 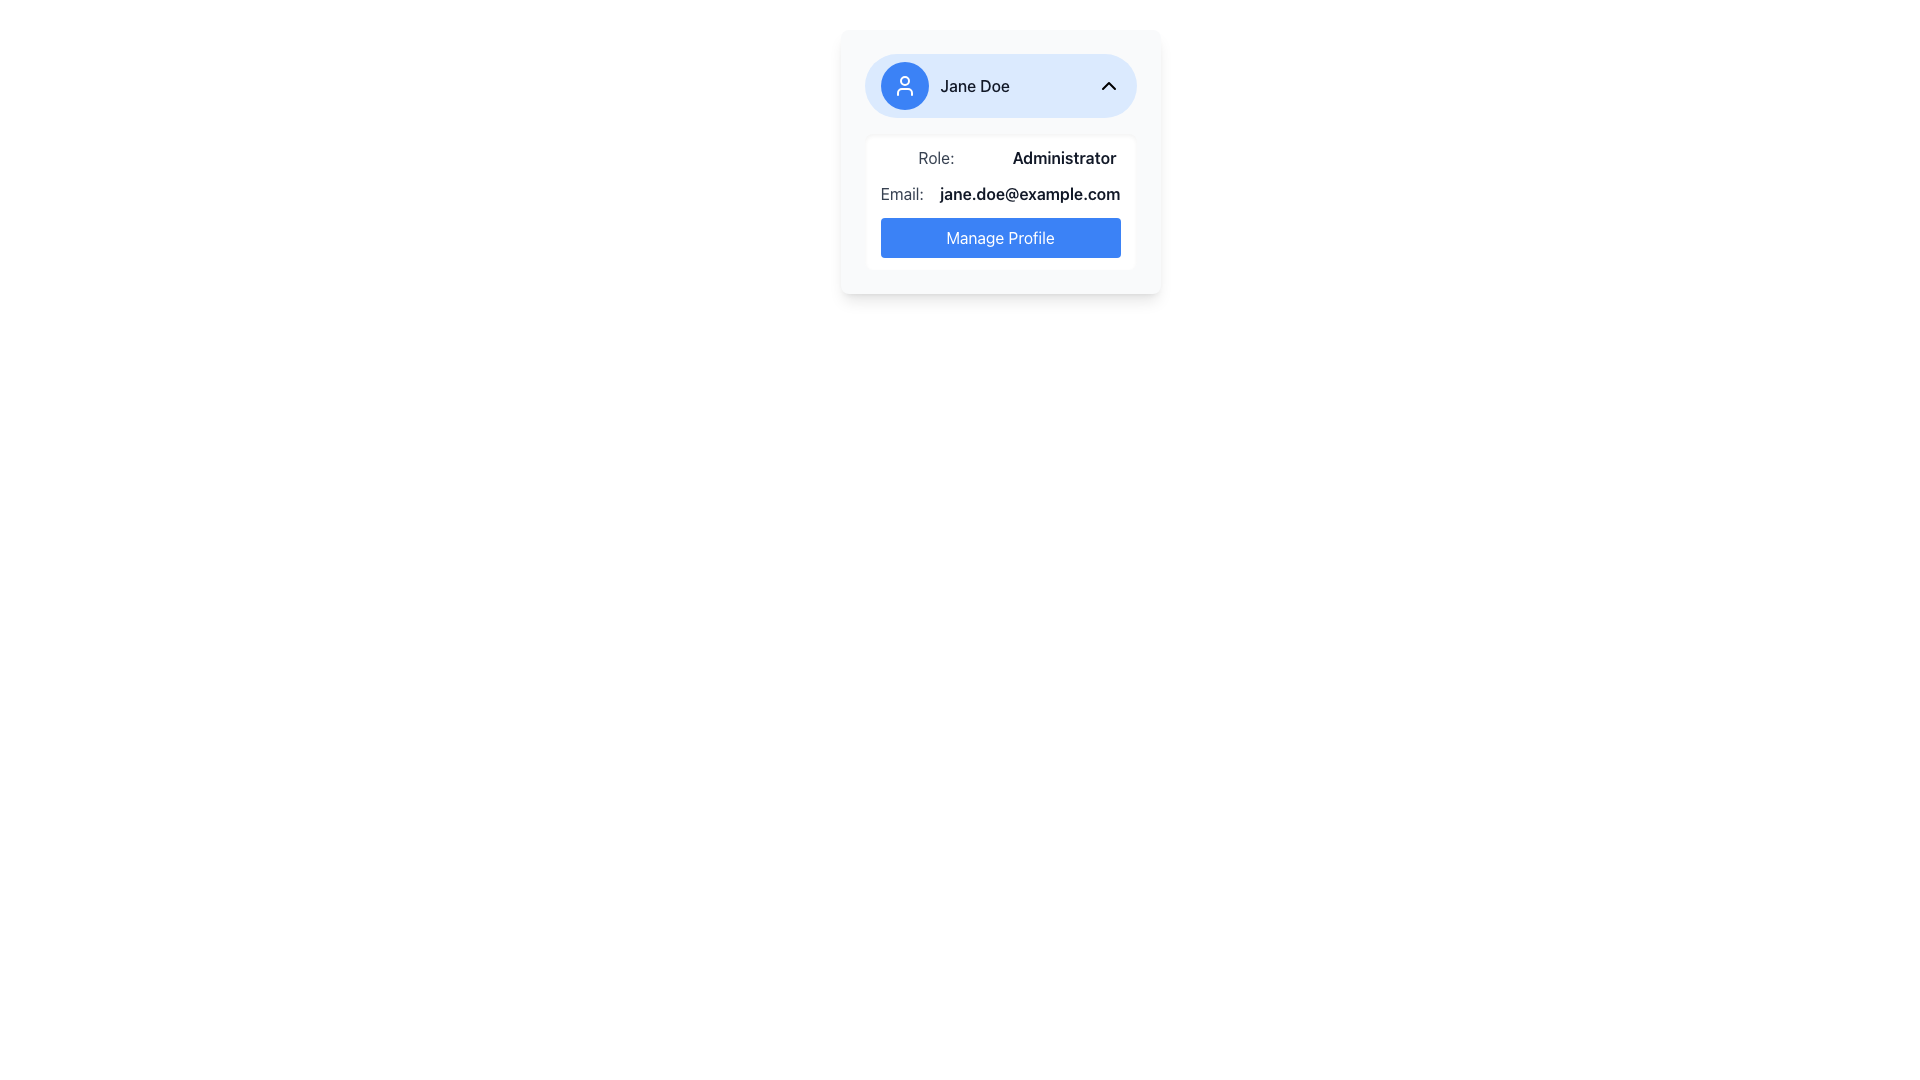 I want to click on the static label displaying the user's email address, which is located to the right of the text 'Email:' and above the 'Manage Profile' button, so click(x=1030, y=193).